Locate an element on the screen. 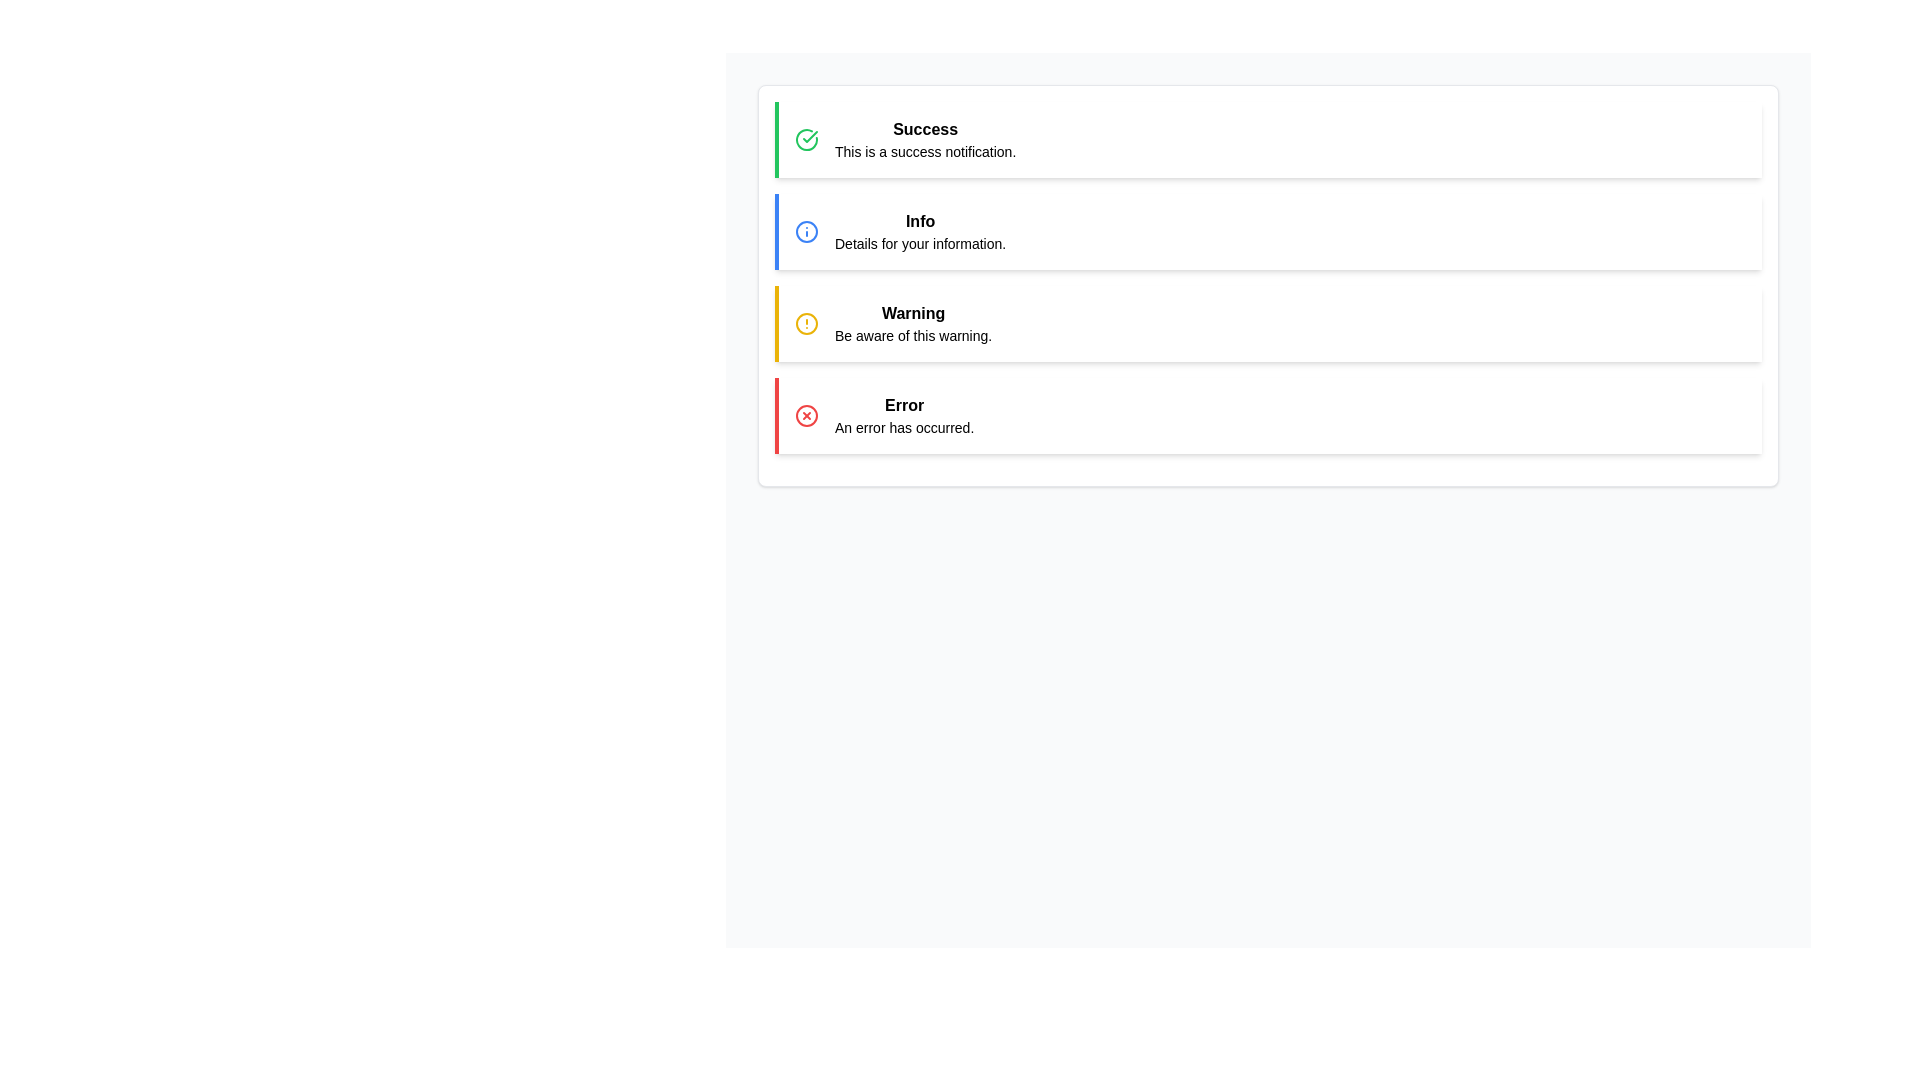 This screenshot has width=1920, height=1080. the 'Warning' text block, which is styled with bold font and prominently displayed within a notification card, positioned above the text 'Be aware of this warning.' is located at coordinates (912, 313).